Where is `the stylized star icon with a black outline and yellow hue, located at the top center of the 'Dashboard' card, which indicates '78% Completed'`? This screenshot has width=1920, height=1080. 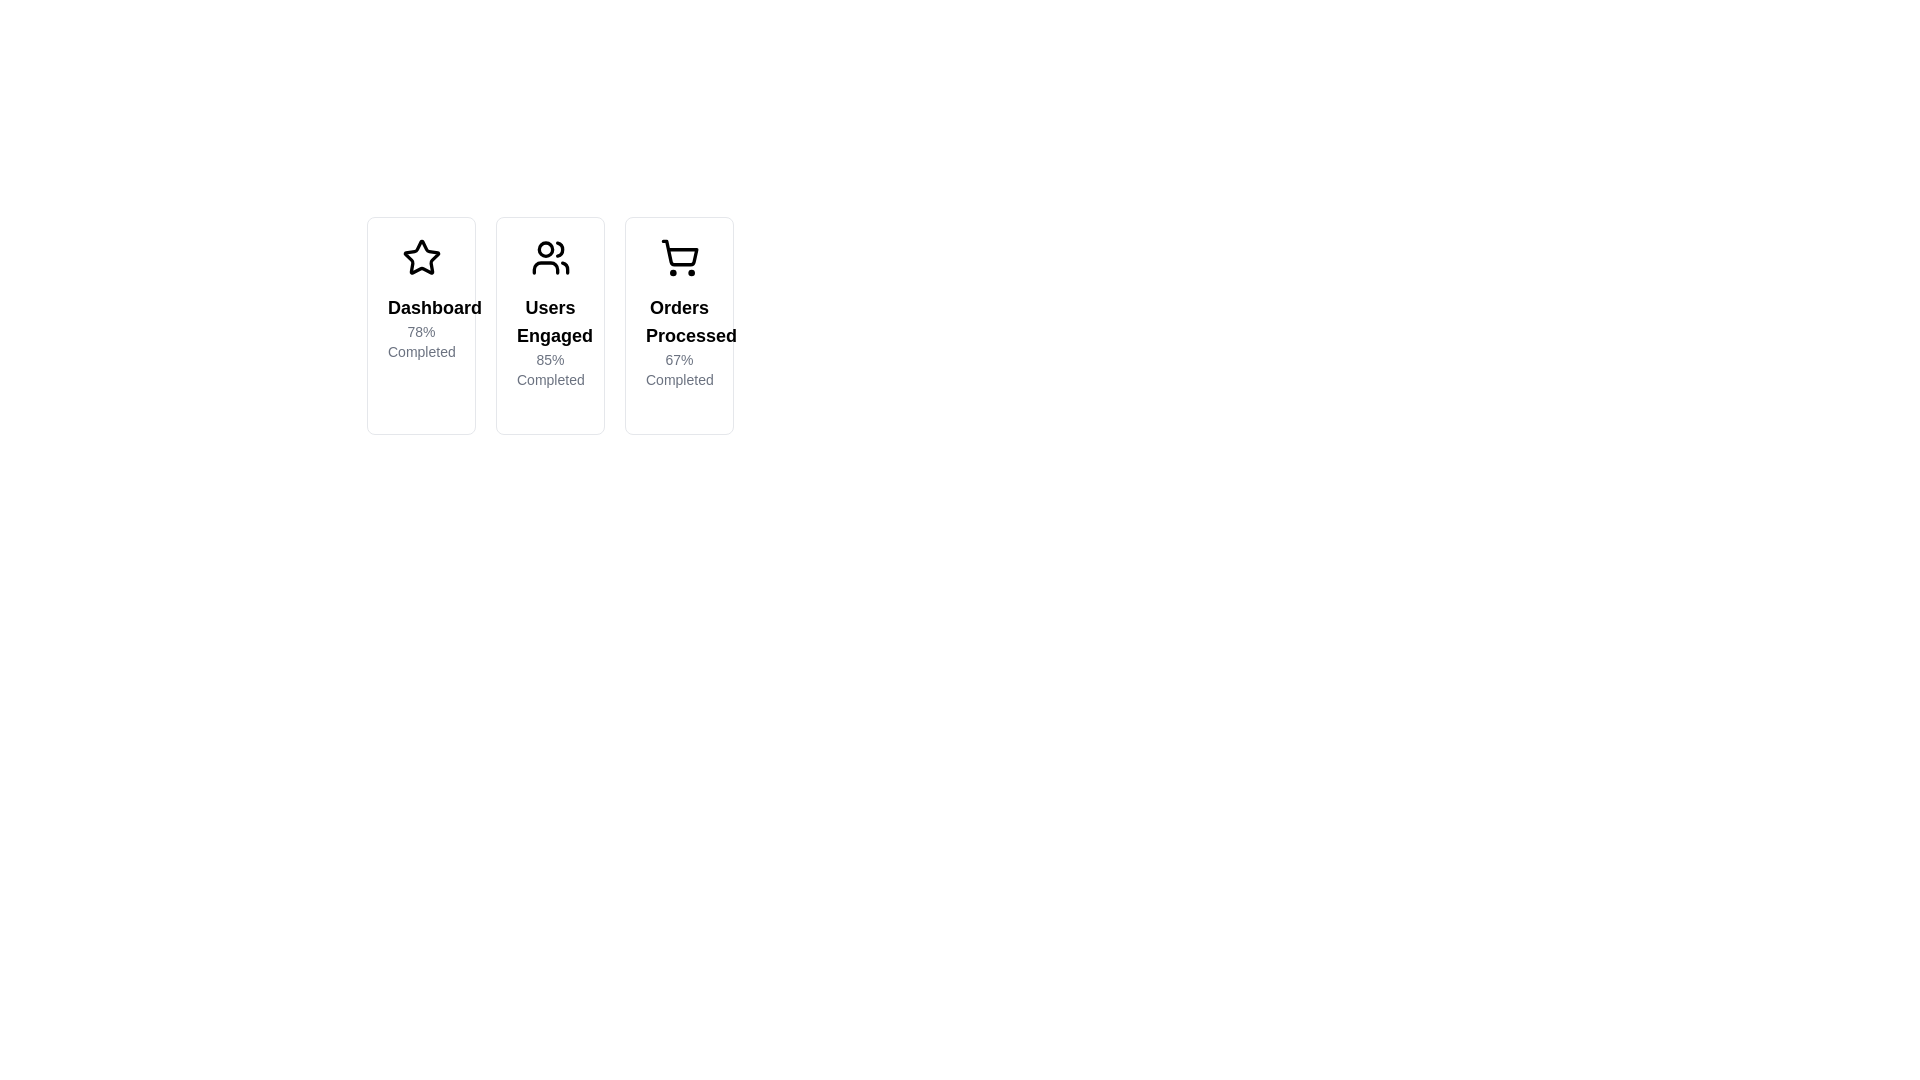 the stylized star icon with a black outline and yellow hue, located at the top center of the 'Dashboard' card, which indicates '78% Completed' is located at coordinates (420, 257).